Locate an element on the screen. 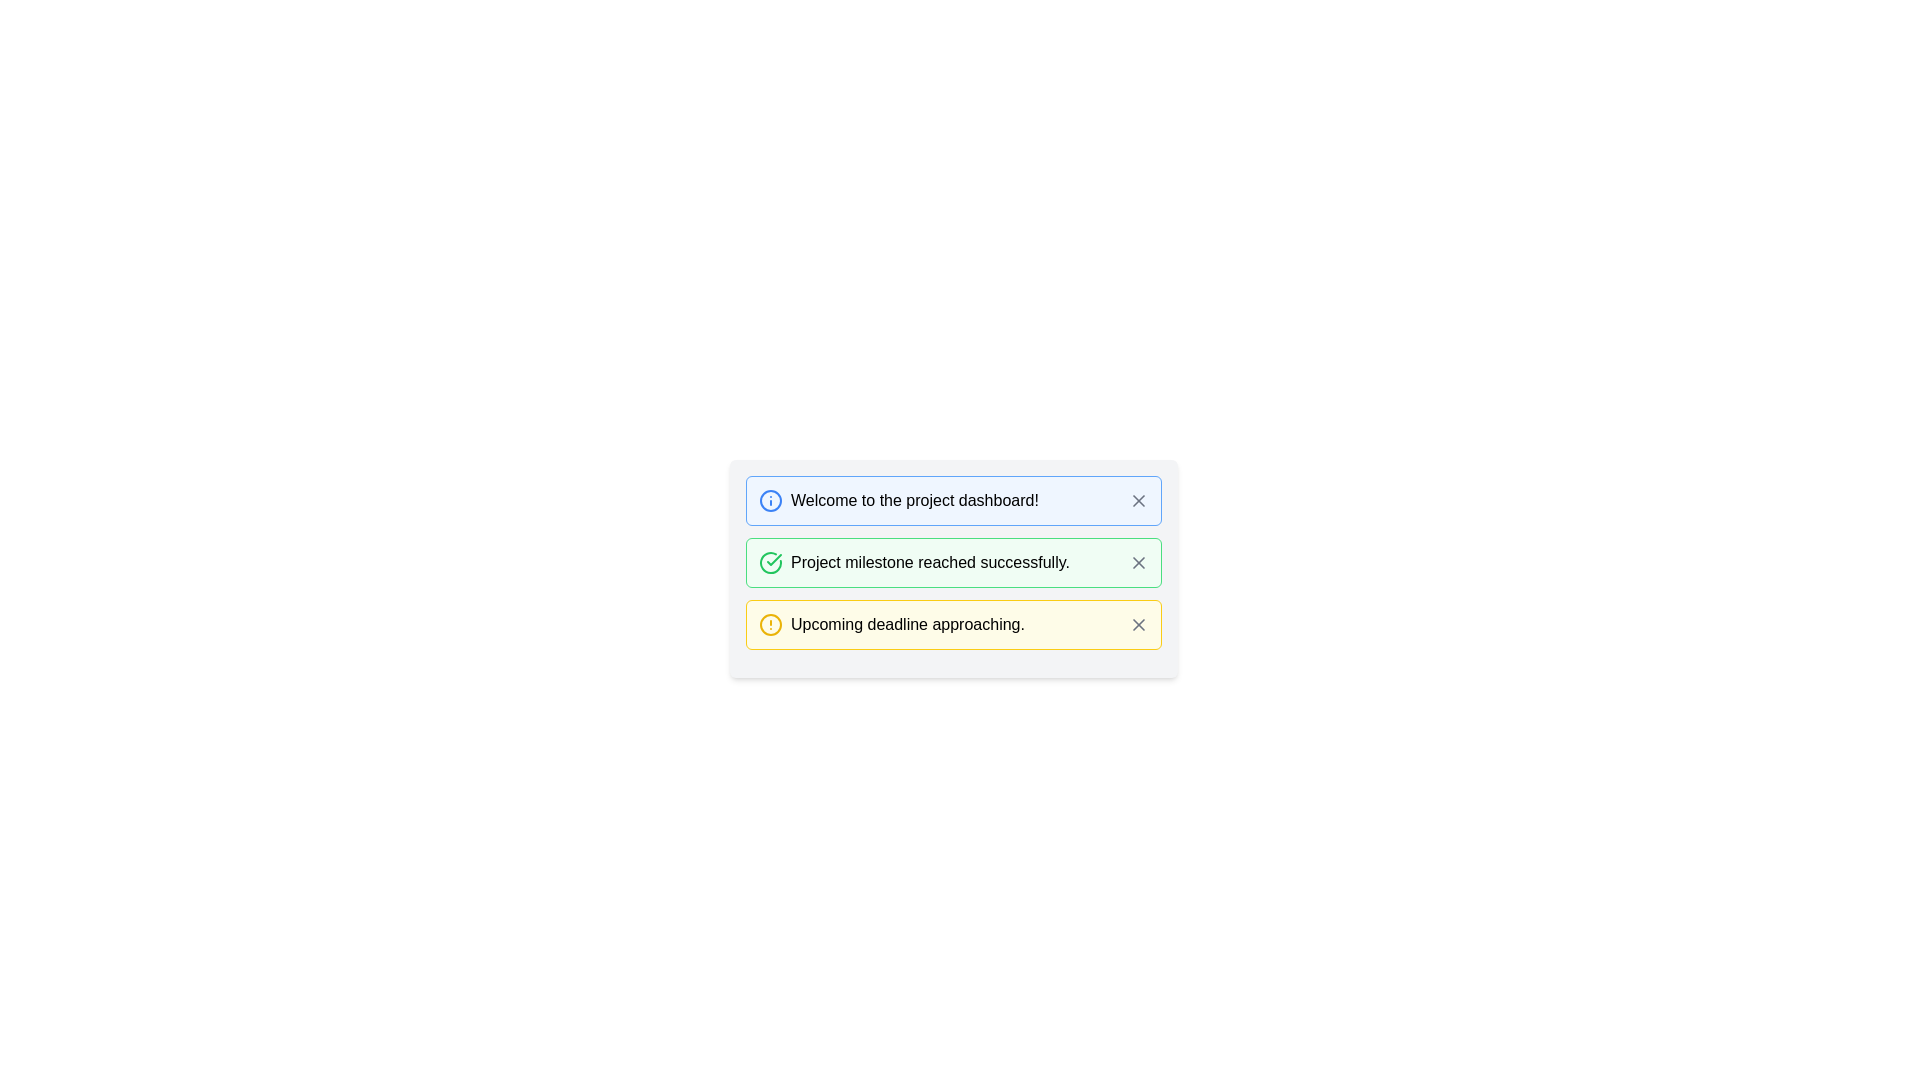  the circular yellow outlined icon with an exclamation mark indicating an alert, located to the left of the text 'Upcoming deadline approaching' is located at coordinates (770, 623).